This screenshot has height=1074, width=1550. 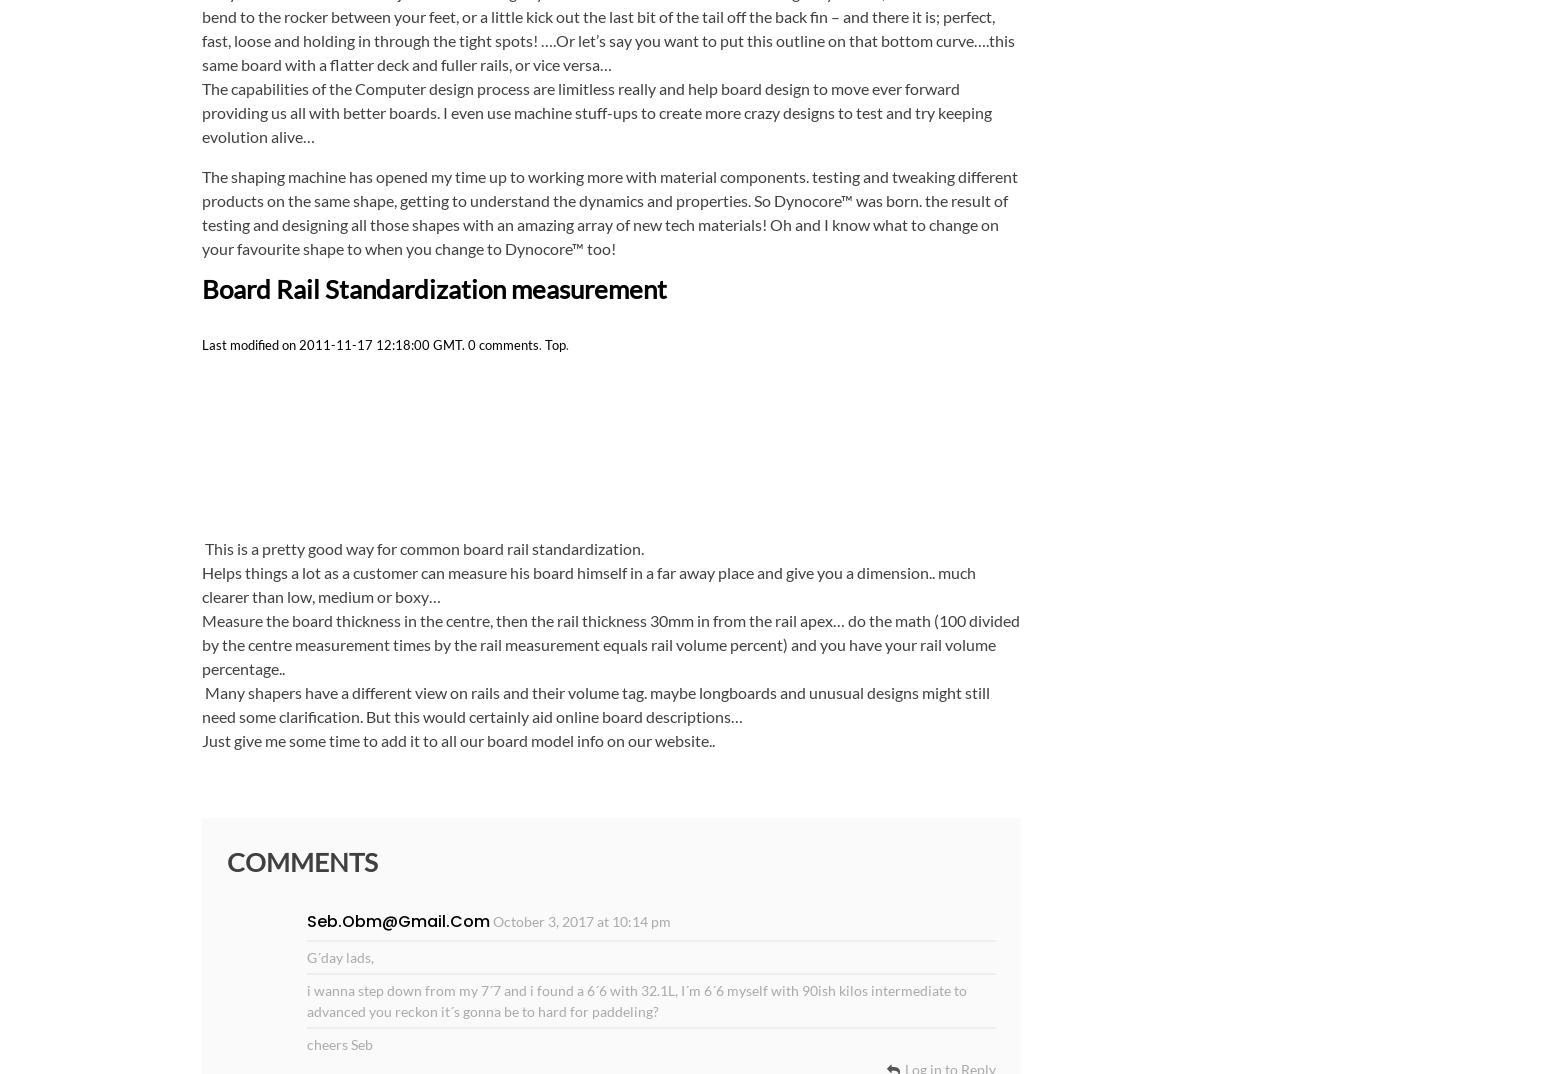 I want to click on 'Measure the board thickness in the centre, then the rail thickness 30mm in from the rail apex… do the math (100 divided by the centre measurement times by the rail measurement equals rail volume percent) and you have your rail volume percentage..', so click(x=609, y=643).